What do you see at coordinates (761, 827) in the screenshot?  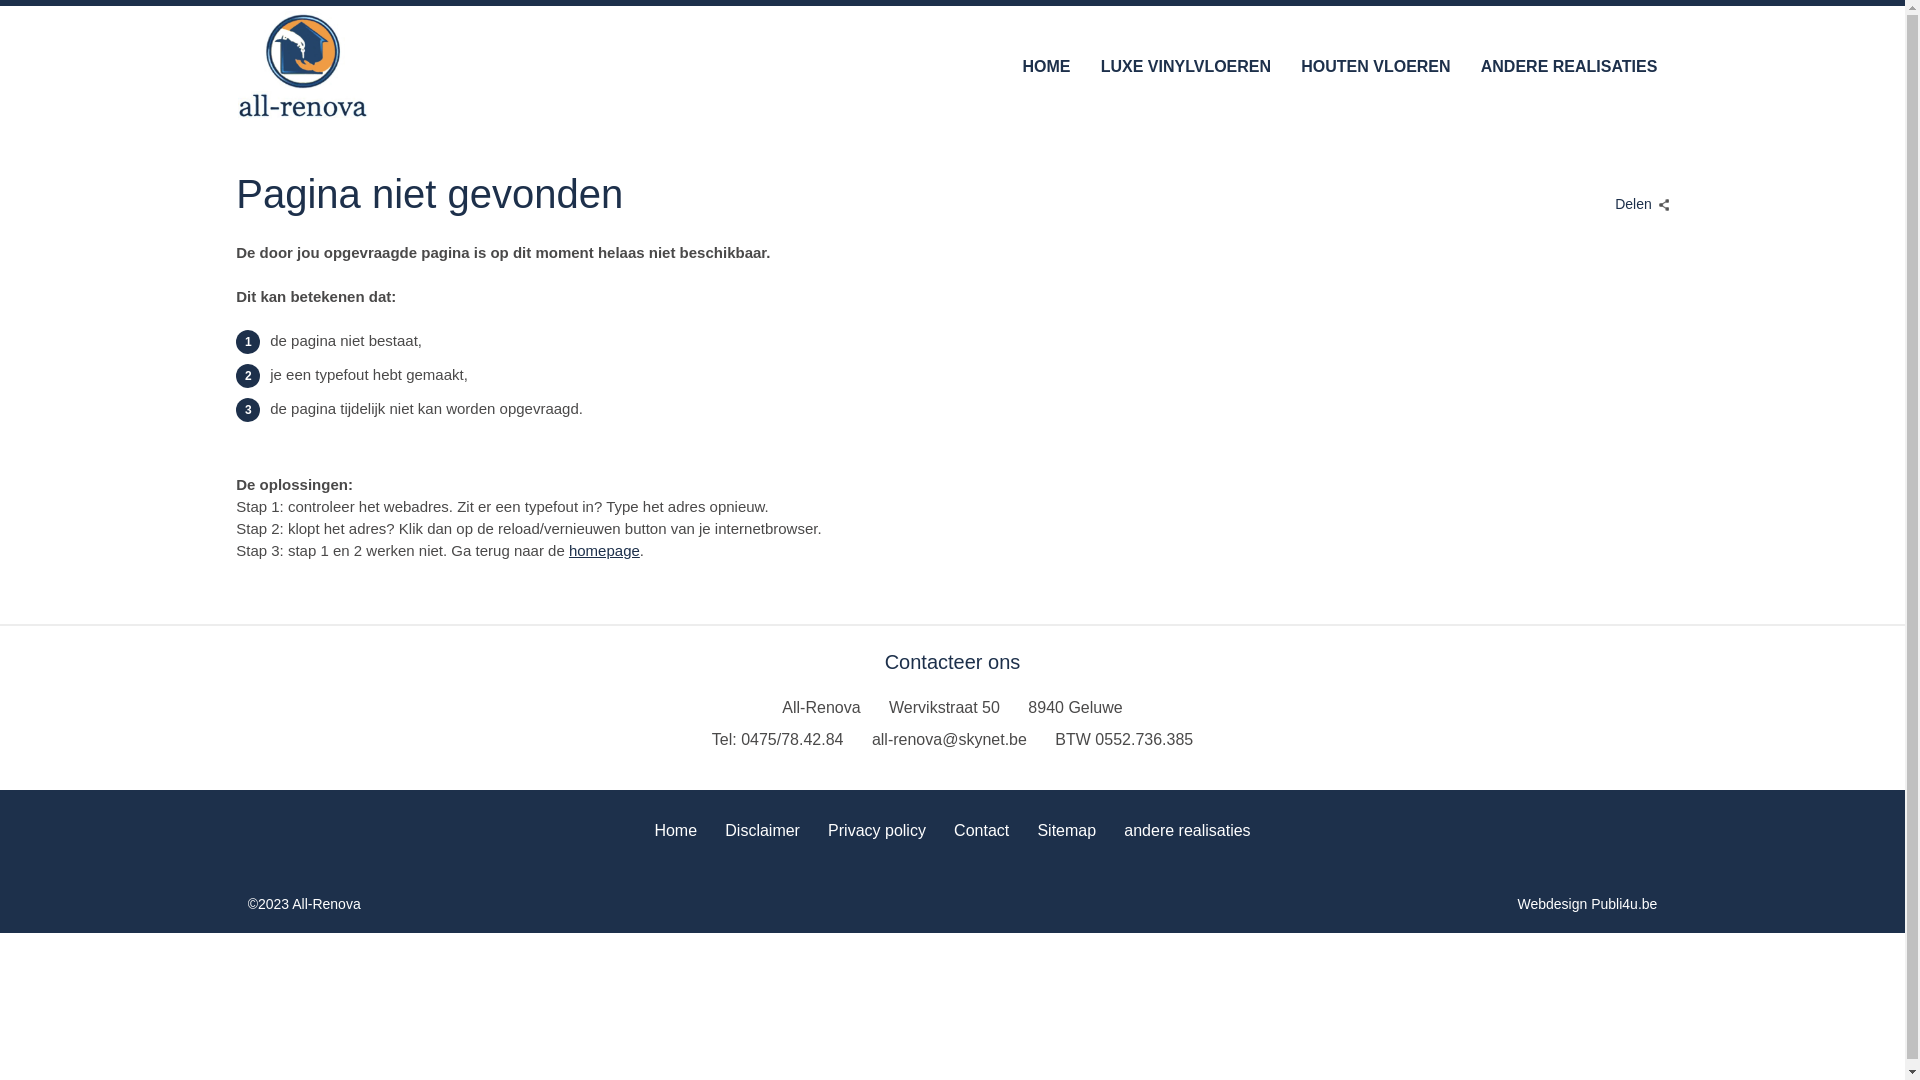 I see `'Disclaimer'` at bounding box center [761, 827].